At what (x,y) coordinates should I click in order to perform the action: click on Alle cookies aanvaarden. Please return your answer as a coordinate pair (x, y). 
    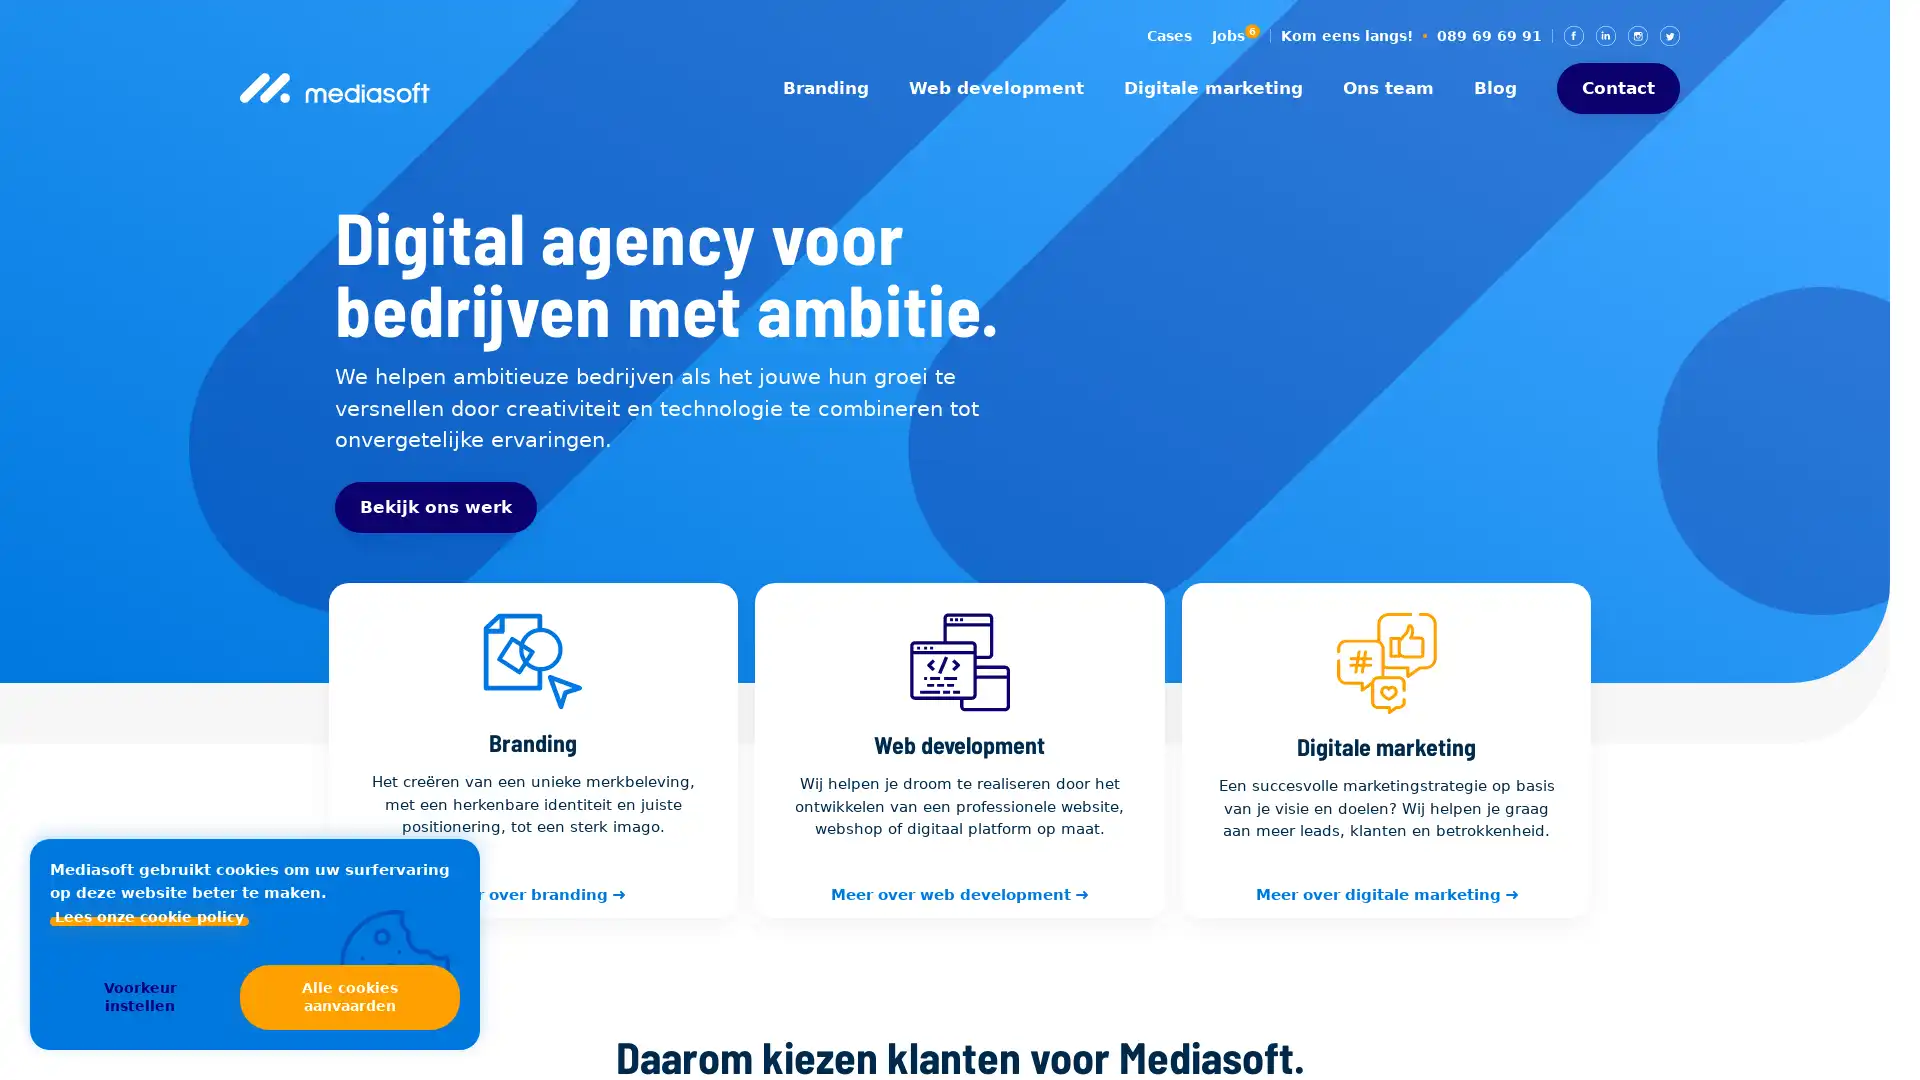
    Looking at the image, I should click on (350, 997).